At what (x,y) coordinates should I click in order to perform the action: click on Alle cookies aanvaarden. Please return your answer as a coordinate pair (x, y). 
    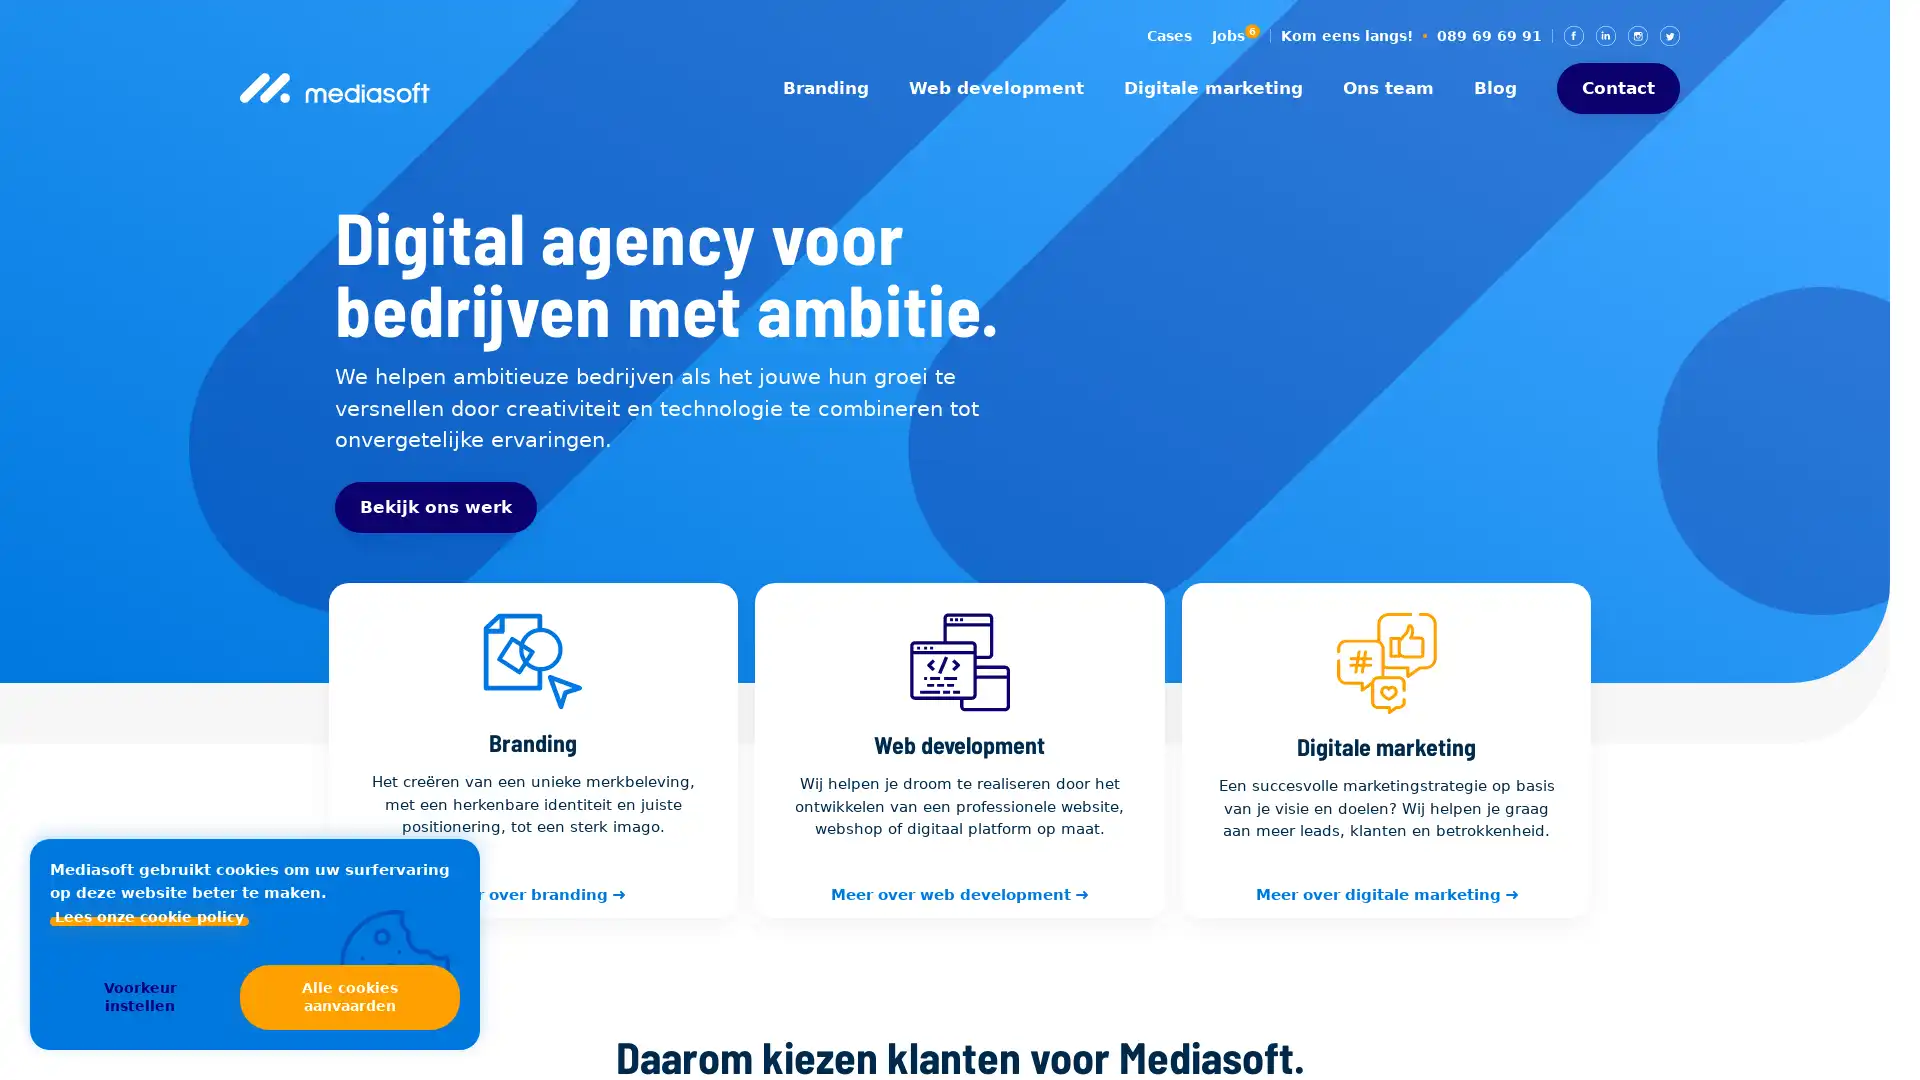
    Looking at the image, I should click on (350, 997).